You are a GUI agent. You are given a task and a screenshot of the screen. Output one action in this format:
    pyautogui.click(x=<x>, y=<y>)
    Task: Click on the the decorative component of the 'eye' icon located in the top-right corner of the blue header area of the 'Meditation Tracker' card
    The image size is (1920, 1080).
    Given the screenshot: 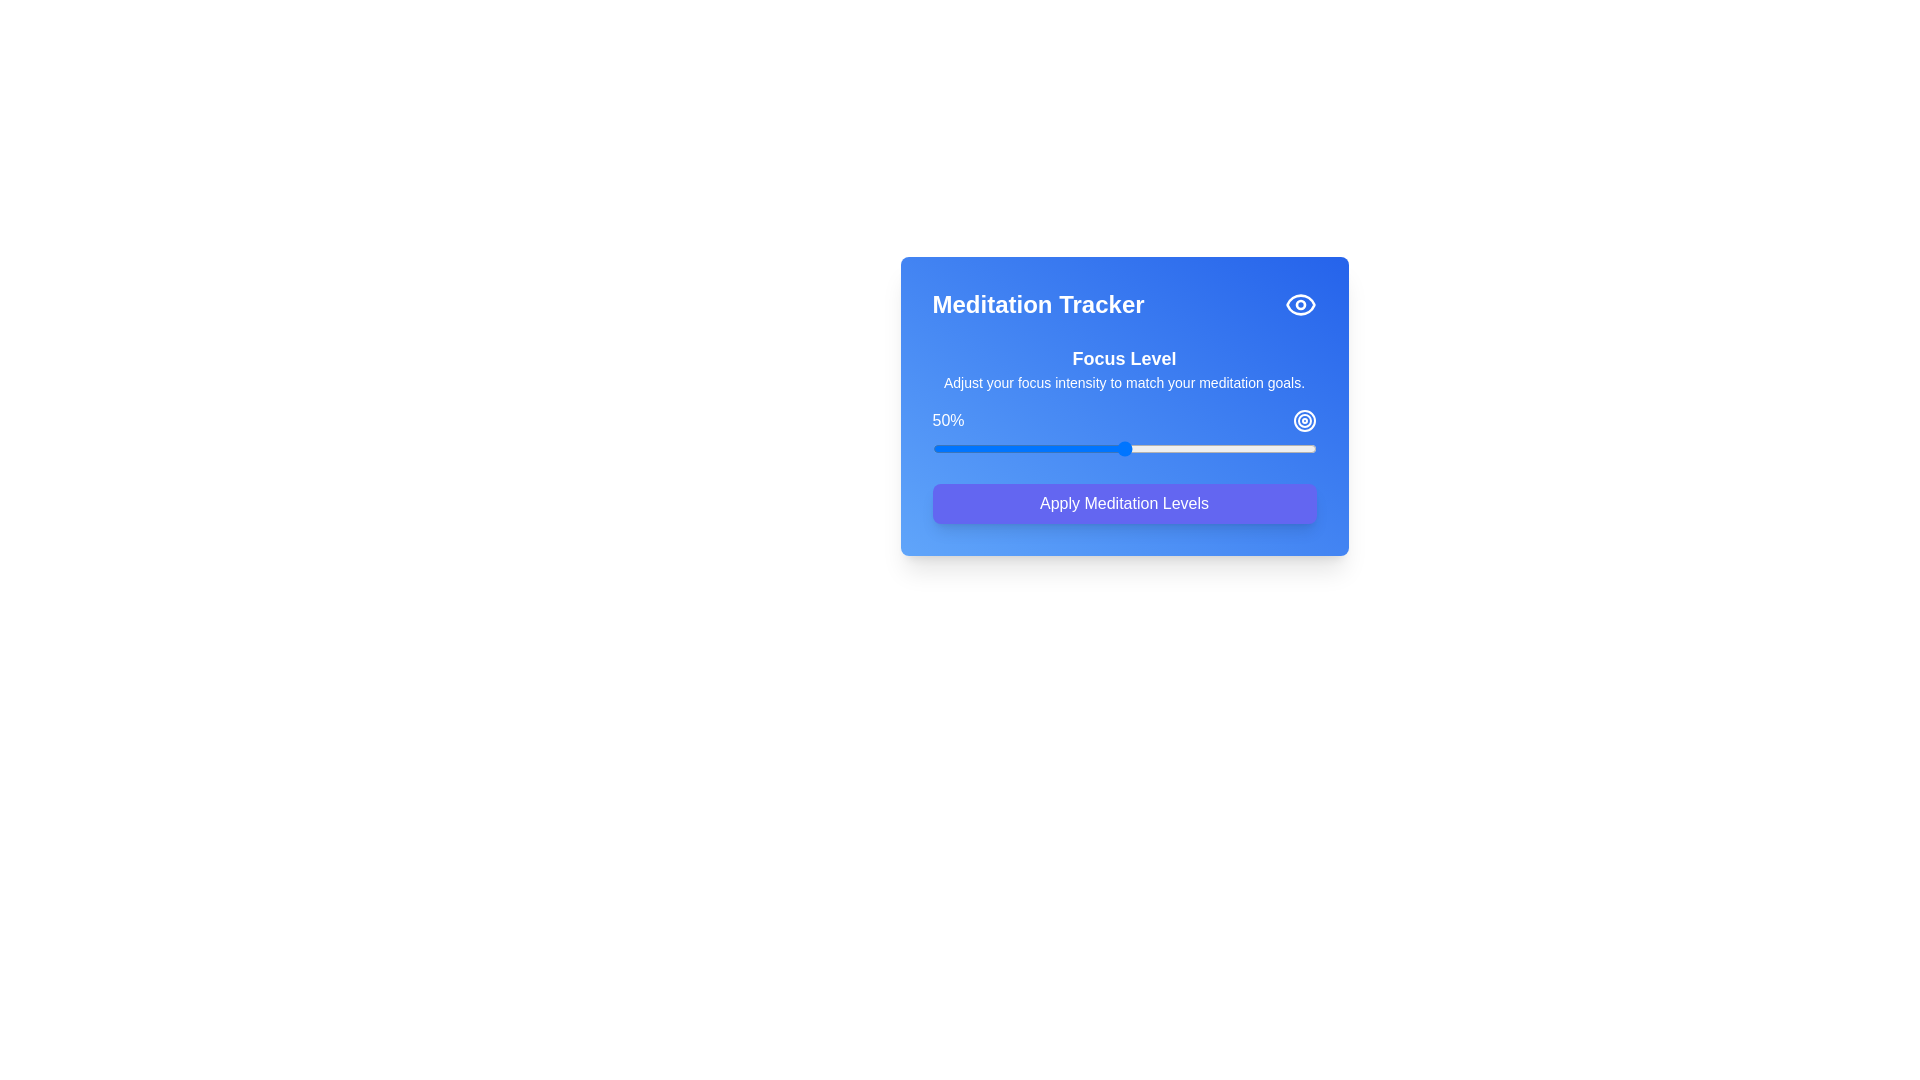 What is the action you would take?
    pyautogui.click(x=1300, y=304)
    